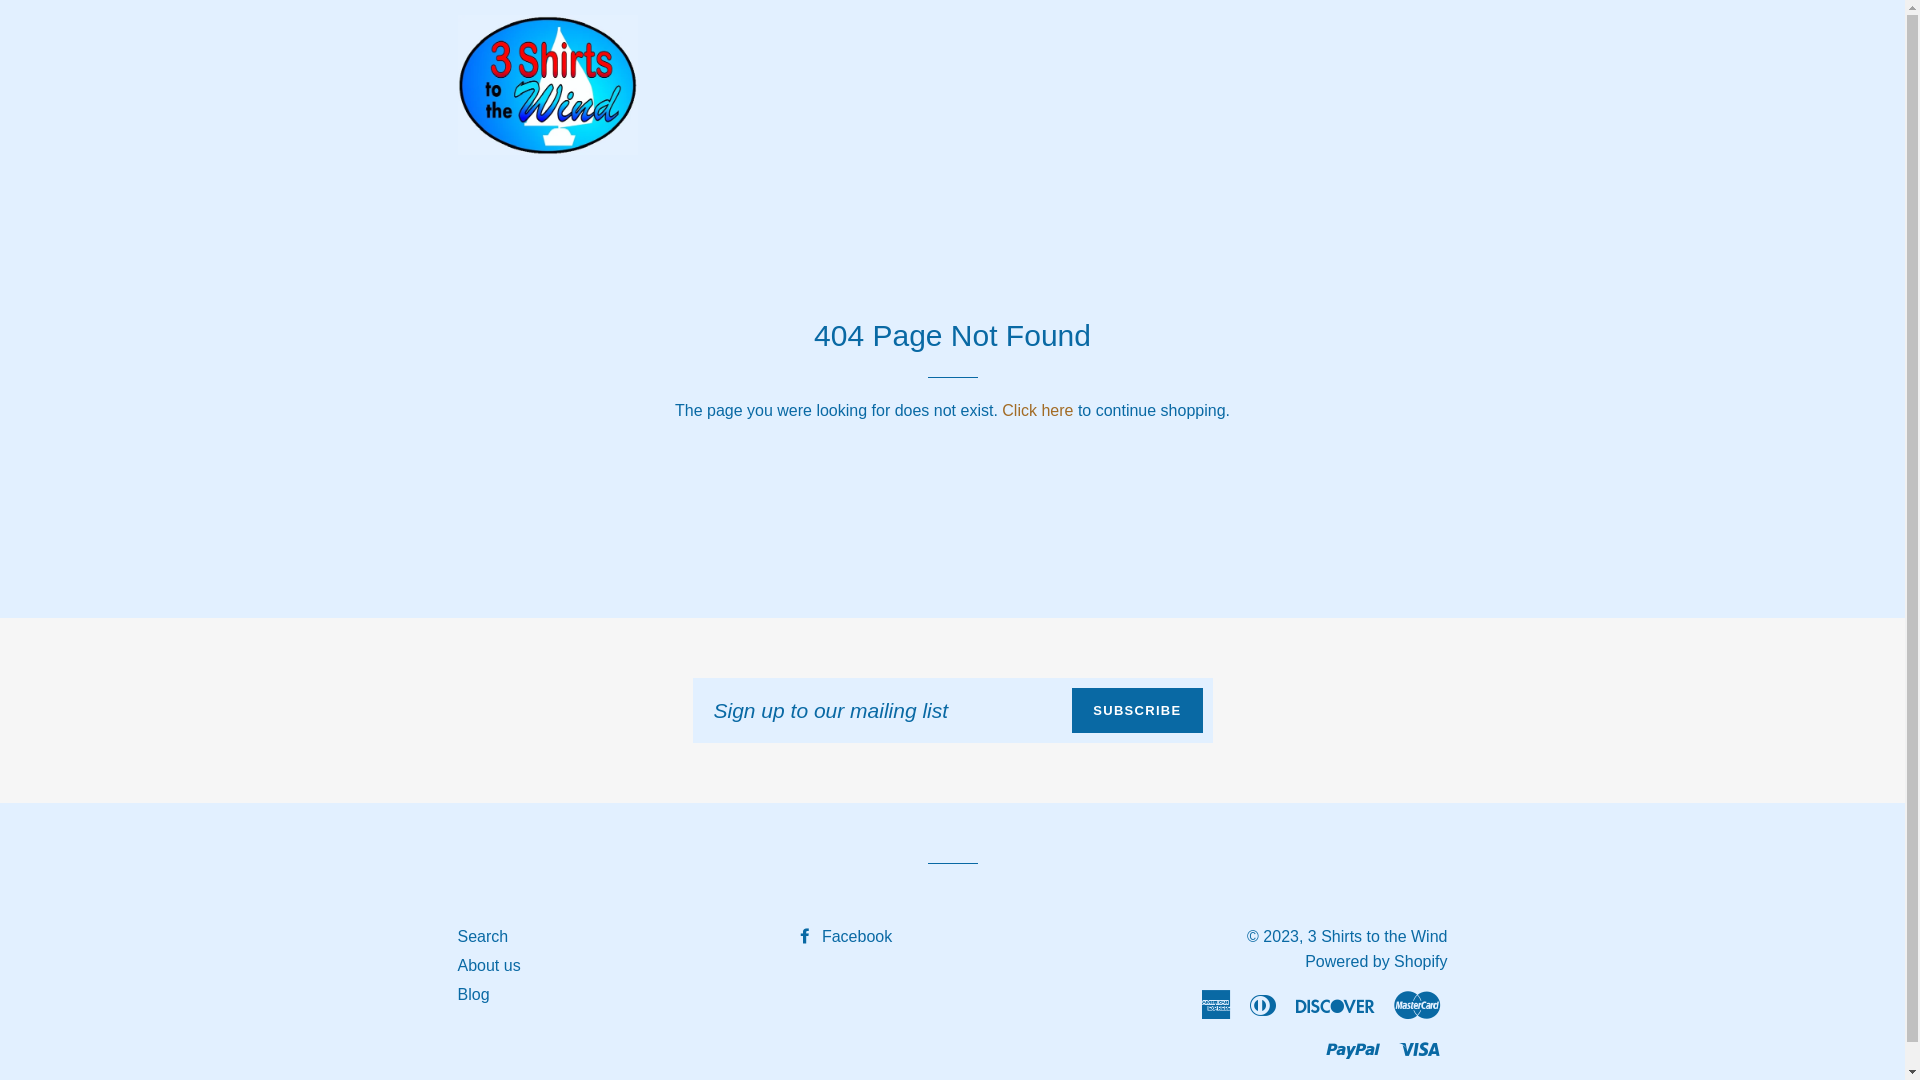 This screenshot has width=1920, height=1080. Describe the element at coordinates (1308, 936) in the screenshot. I see `'3 Shirts to the Wind'` at that location.